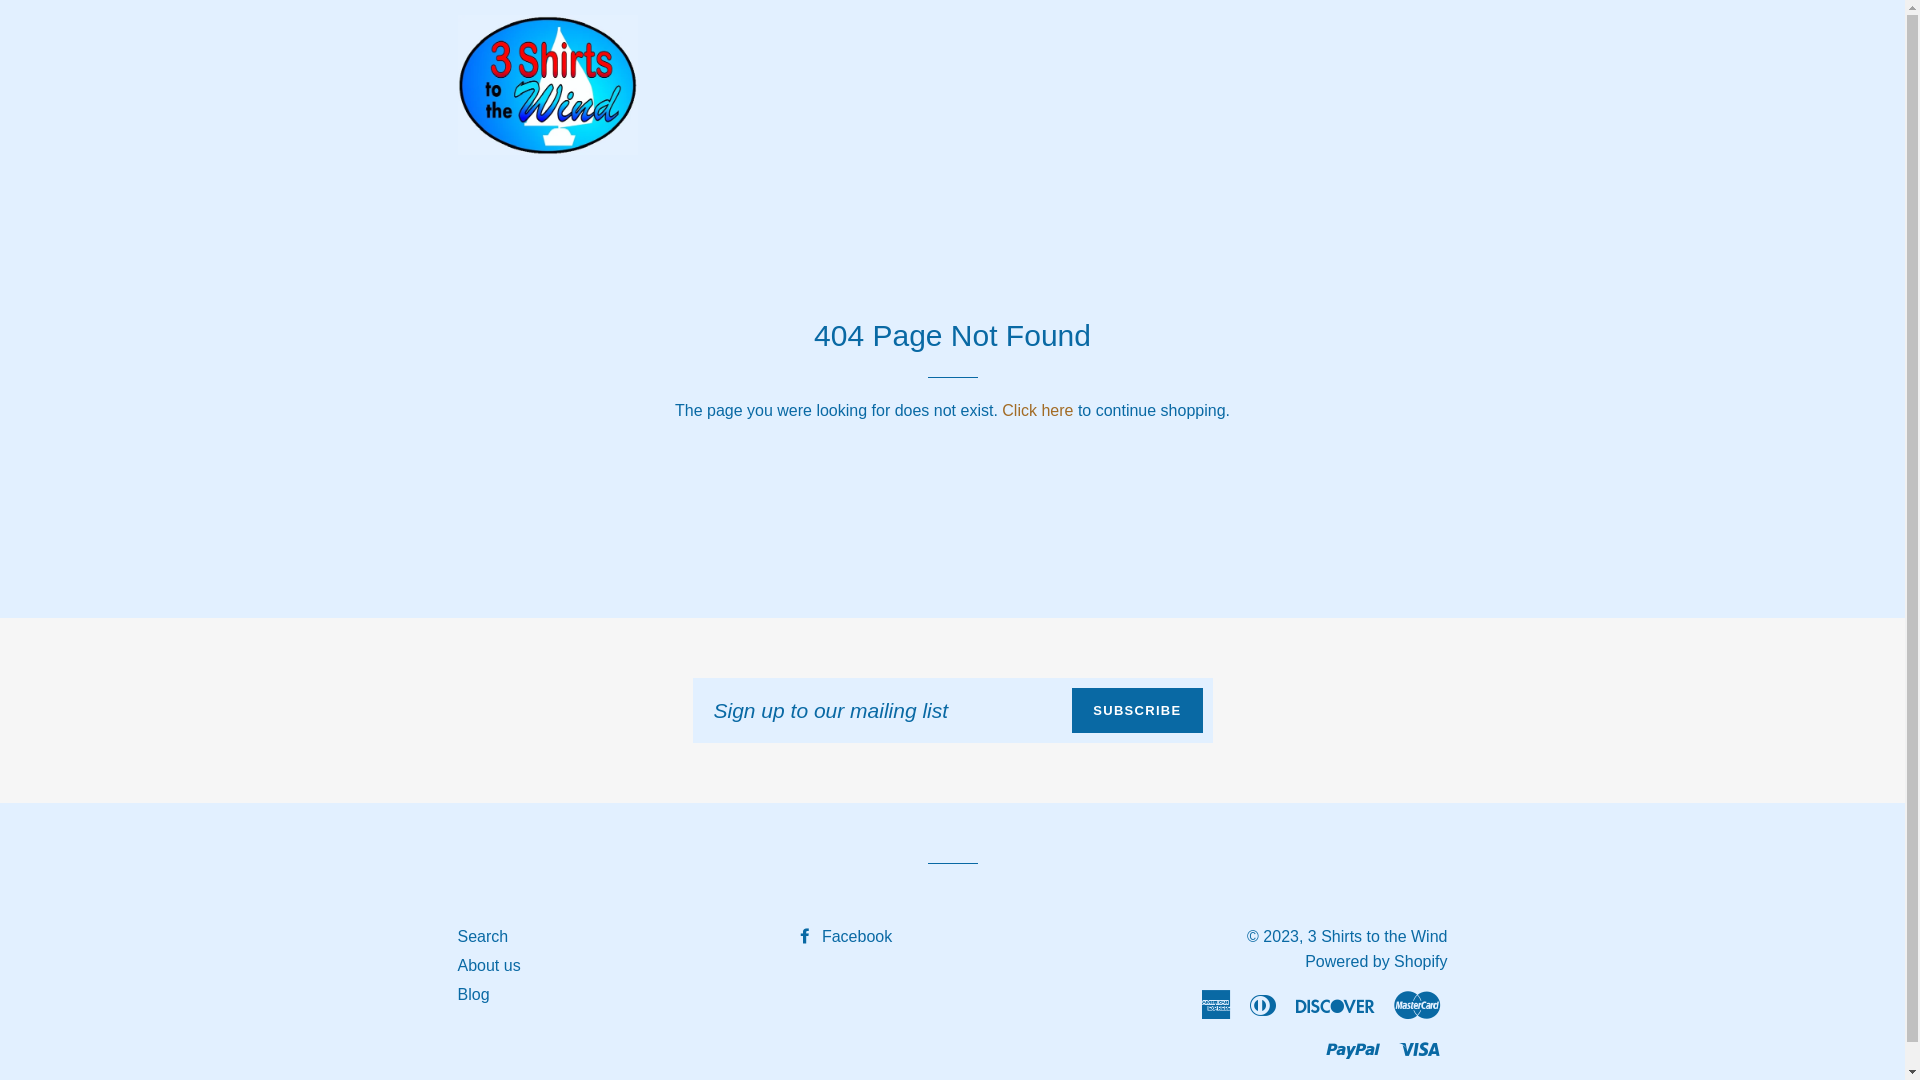 This screenshot has width=1920, height=1080. Describe the element at coordinates (1308, 936) in the screenshot. I see `'3 Shirts to the Wind'` at that location.